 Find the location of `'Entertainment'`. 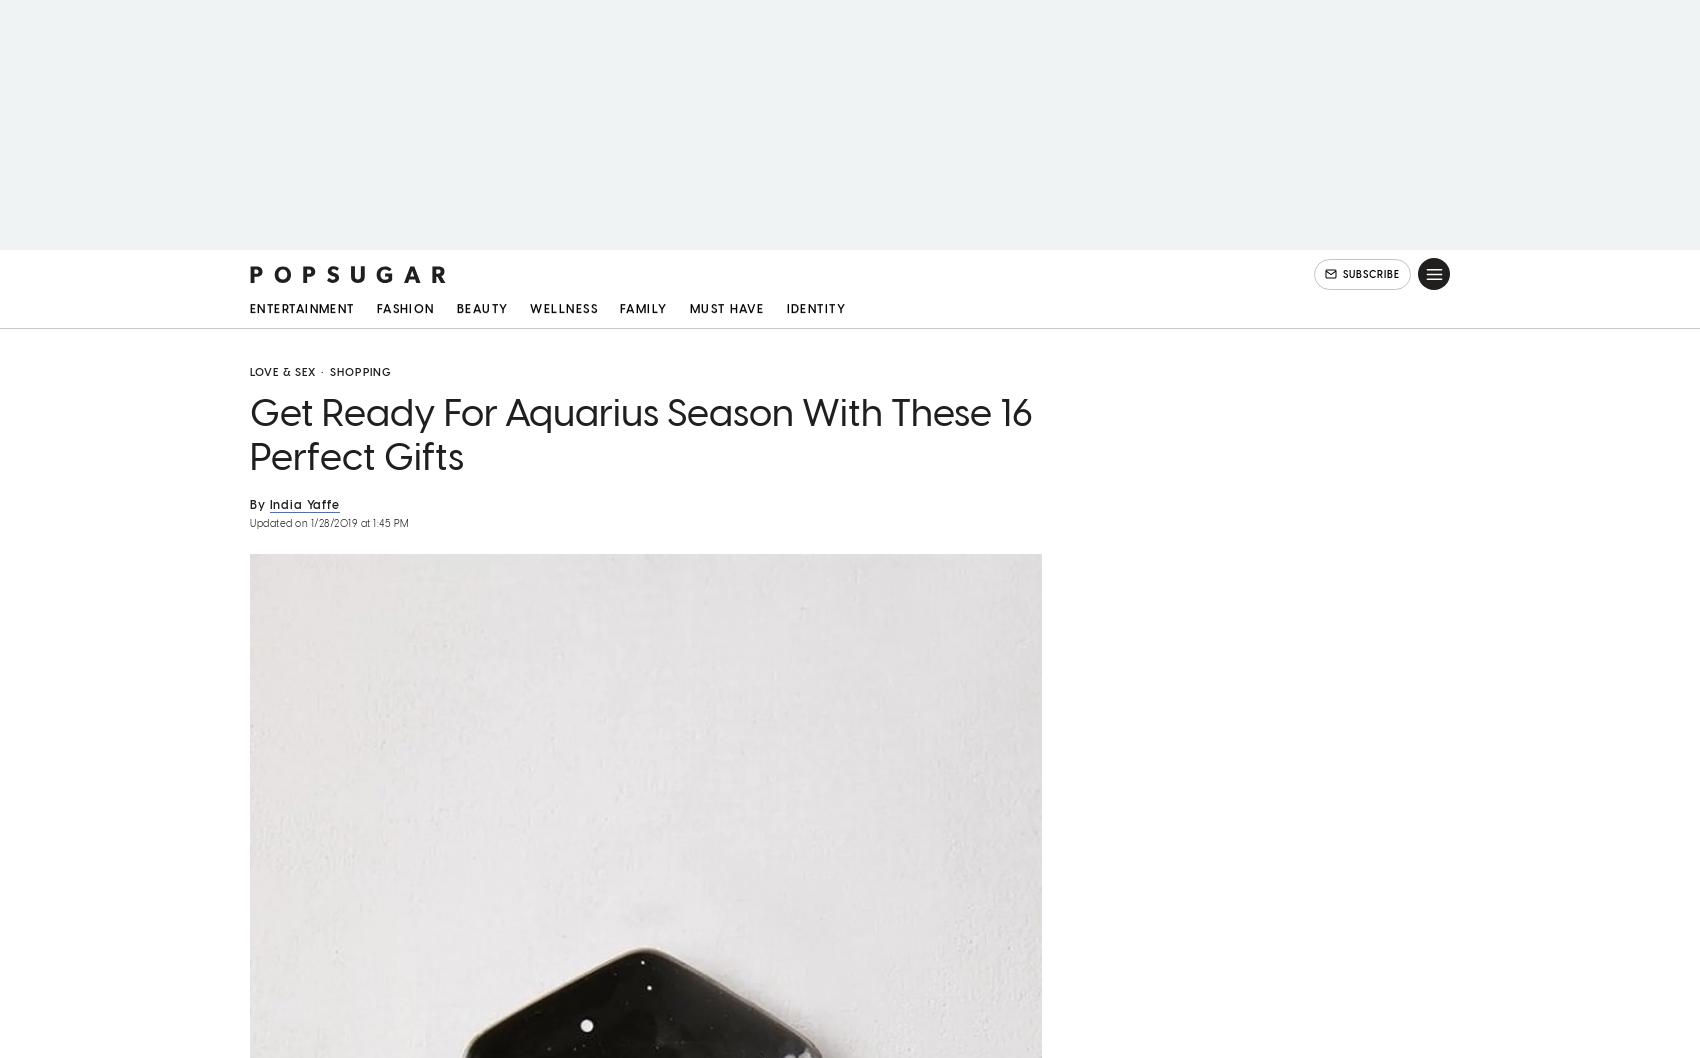

'Entertainment' is located at coordinates (301, 311).